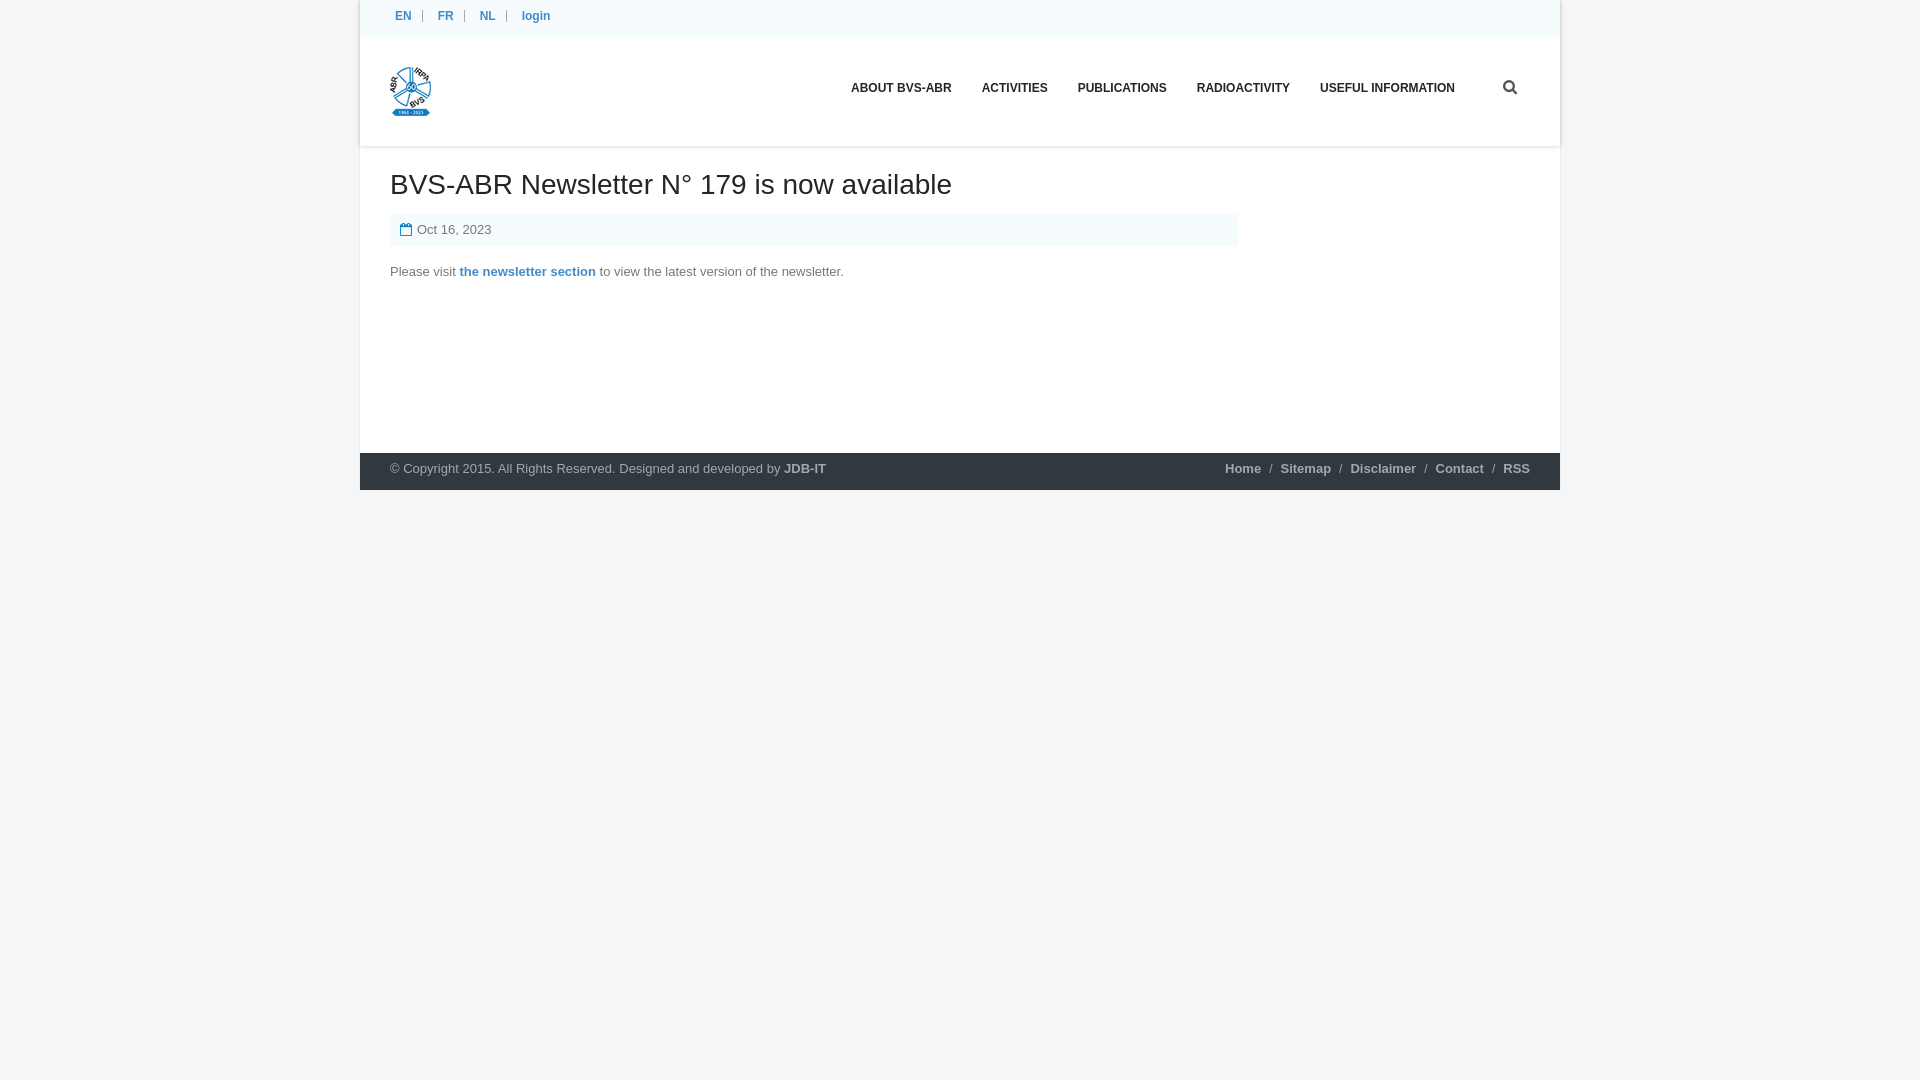  I want to click on 'login', so click(538, 15).